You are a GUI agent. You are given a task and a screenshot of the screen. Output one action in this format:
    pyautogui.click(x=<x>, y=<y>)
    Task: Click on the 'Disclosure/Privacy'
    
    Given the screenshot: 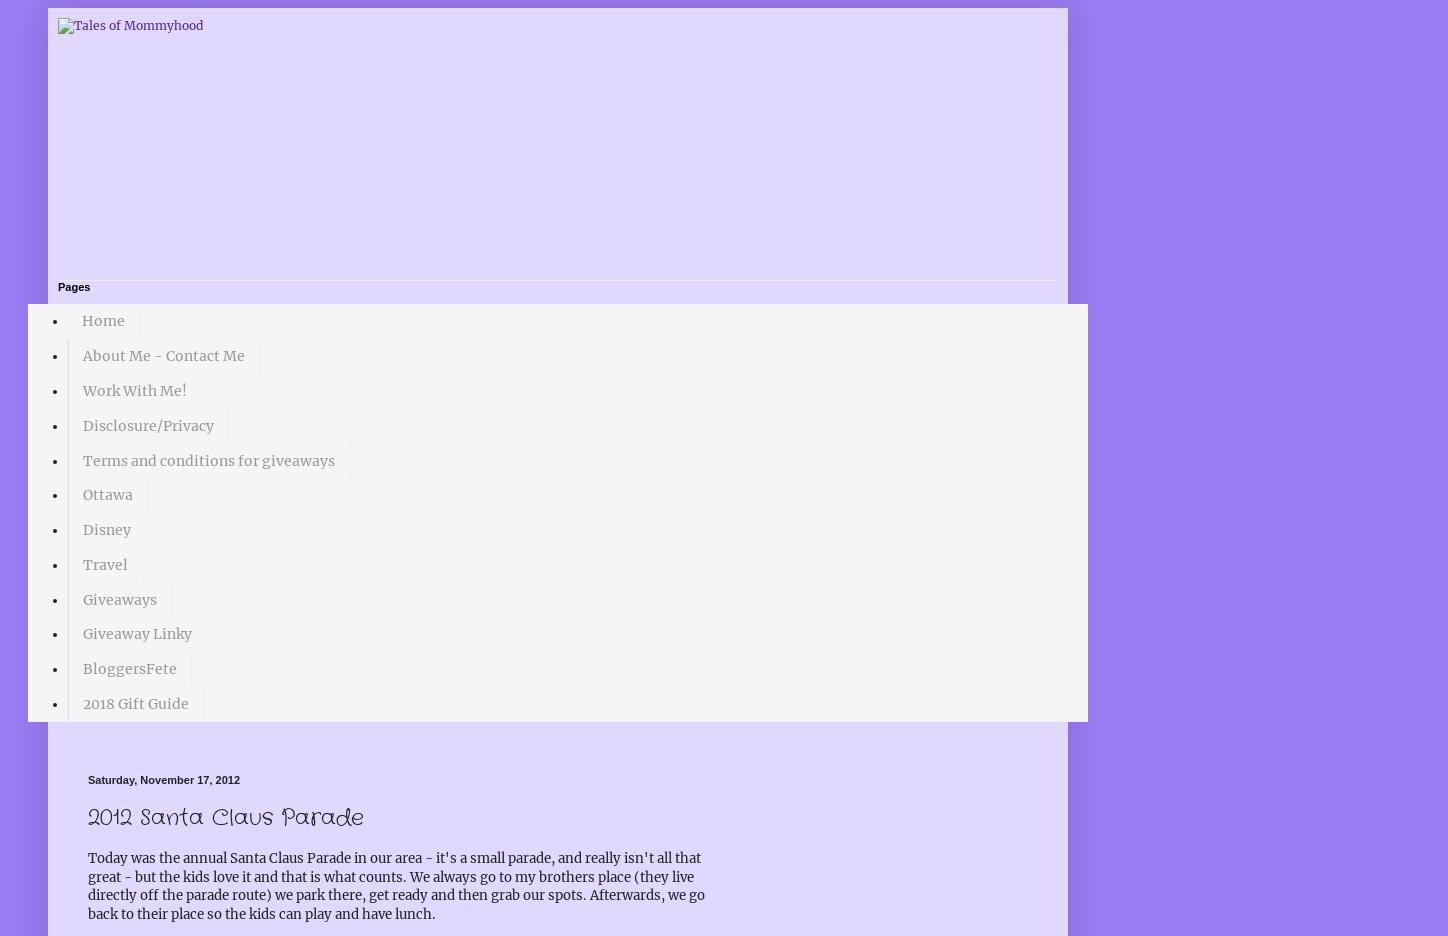 What is the action you would take?
    pyautogui.click(x=82, y=424)
    